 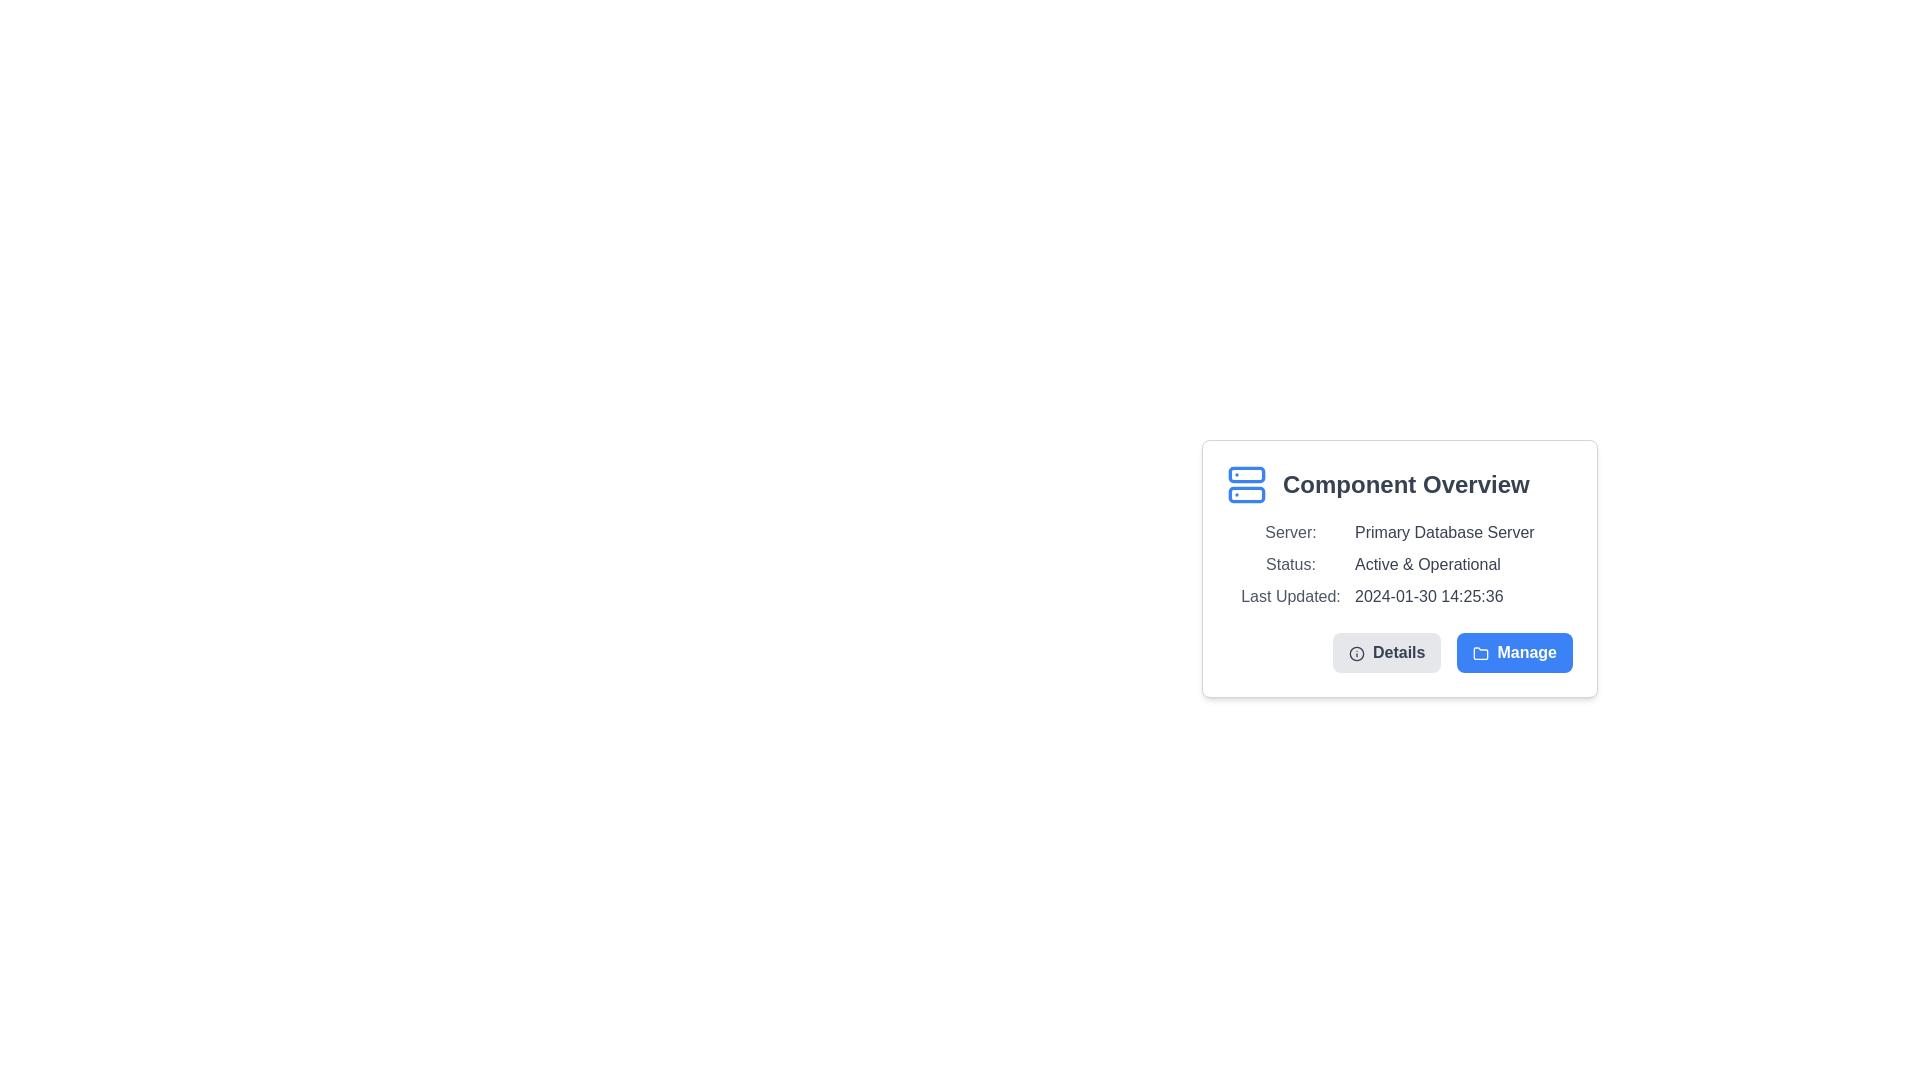 What do you see at coordinates (1481, 653) in the screenshot?
I see `the icon located within the blue 'Manage' button in the bottom-right corner of the card, which precedes the text label 'Manage'` at bounding box center [1481, 653].